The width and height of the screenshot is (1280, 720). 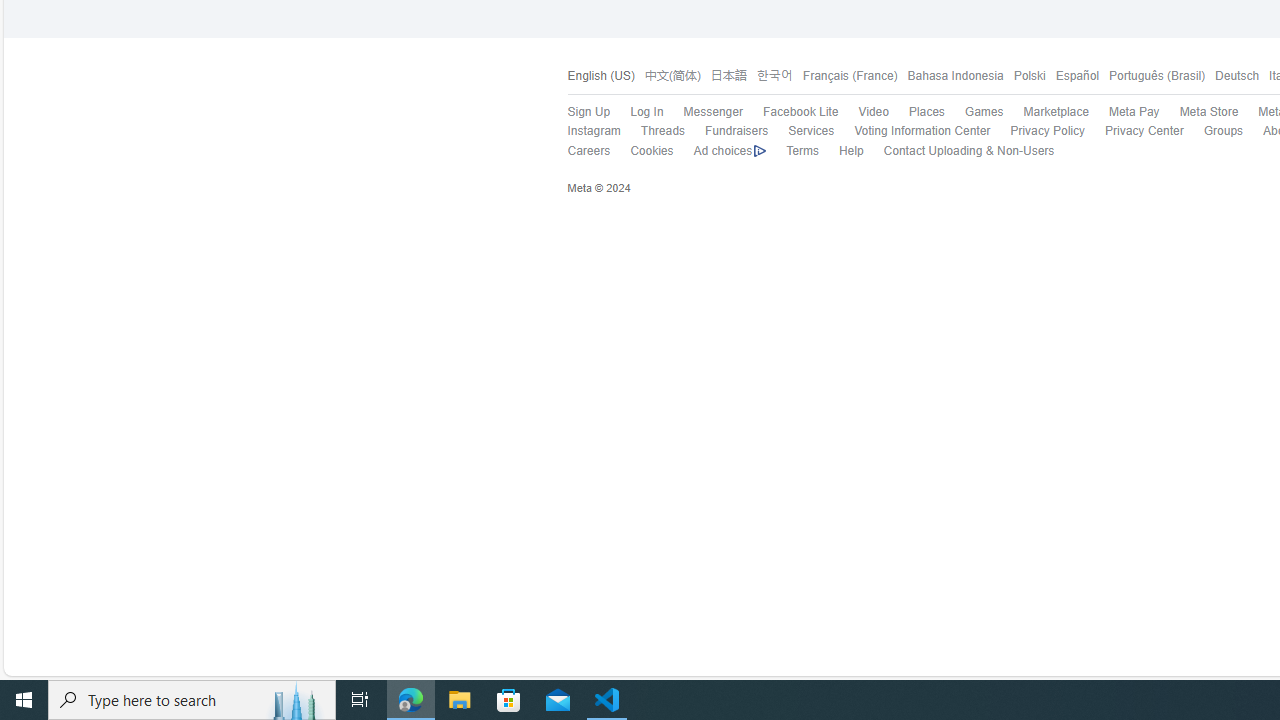 I want to click on 'Fundraisers', so click(x=725, y=131).